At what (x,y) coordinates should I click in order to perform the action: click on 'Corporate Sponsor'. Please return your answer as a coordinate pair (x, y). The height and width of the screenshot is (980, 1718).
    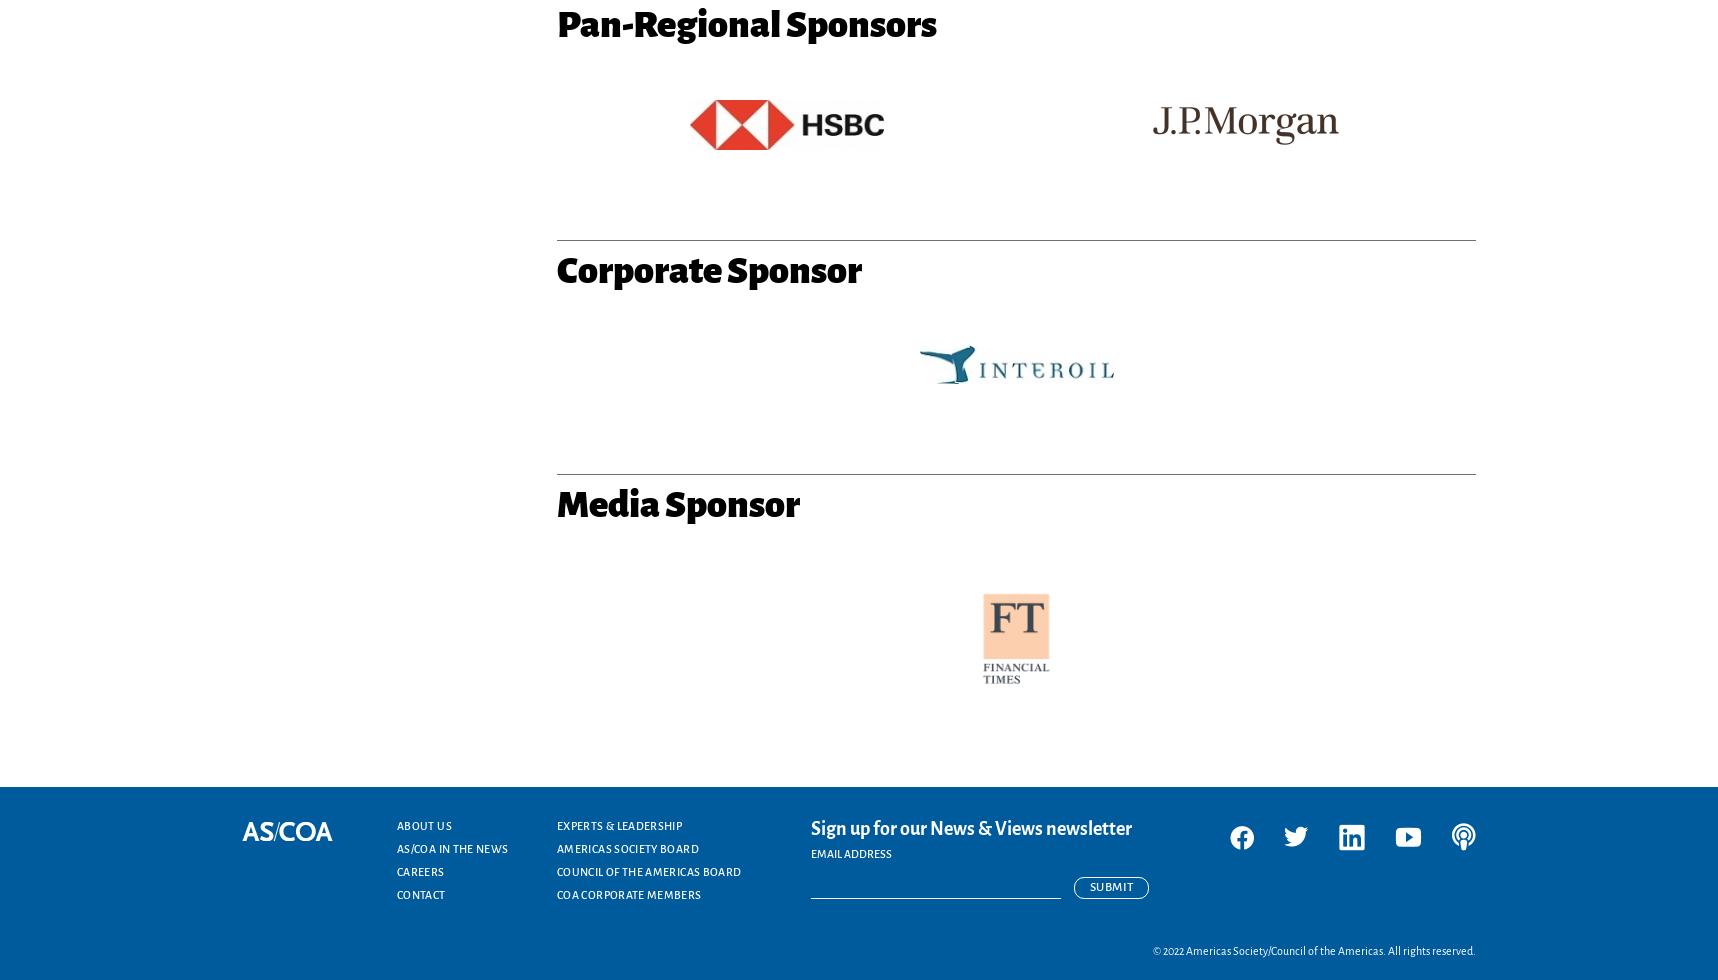
    Looking at the image, I should click on (708, 269).